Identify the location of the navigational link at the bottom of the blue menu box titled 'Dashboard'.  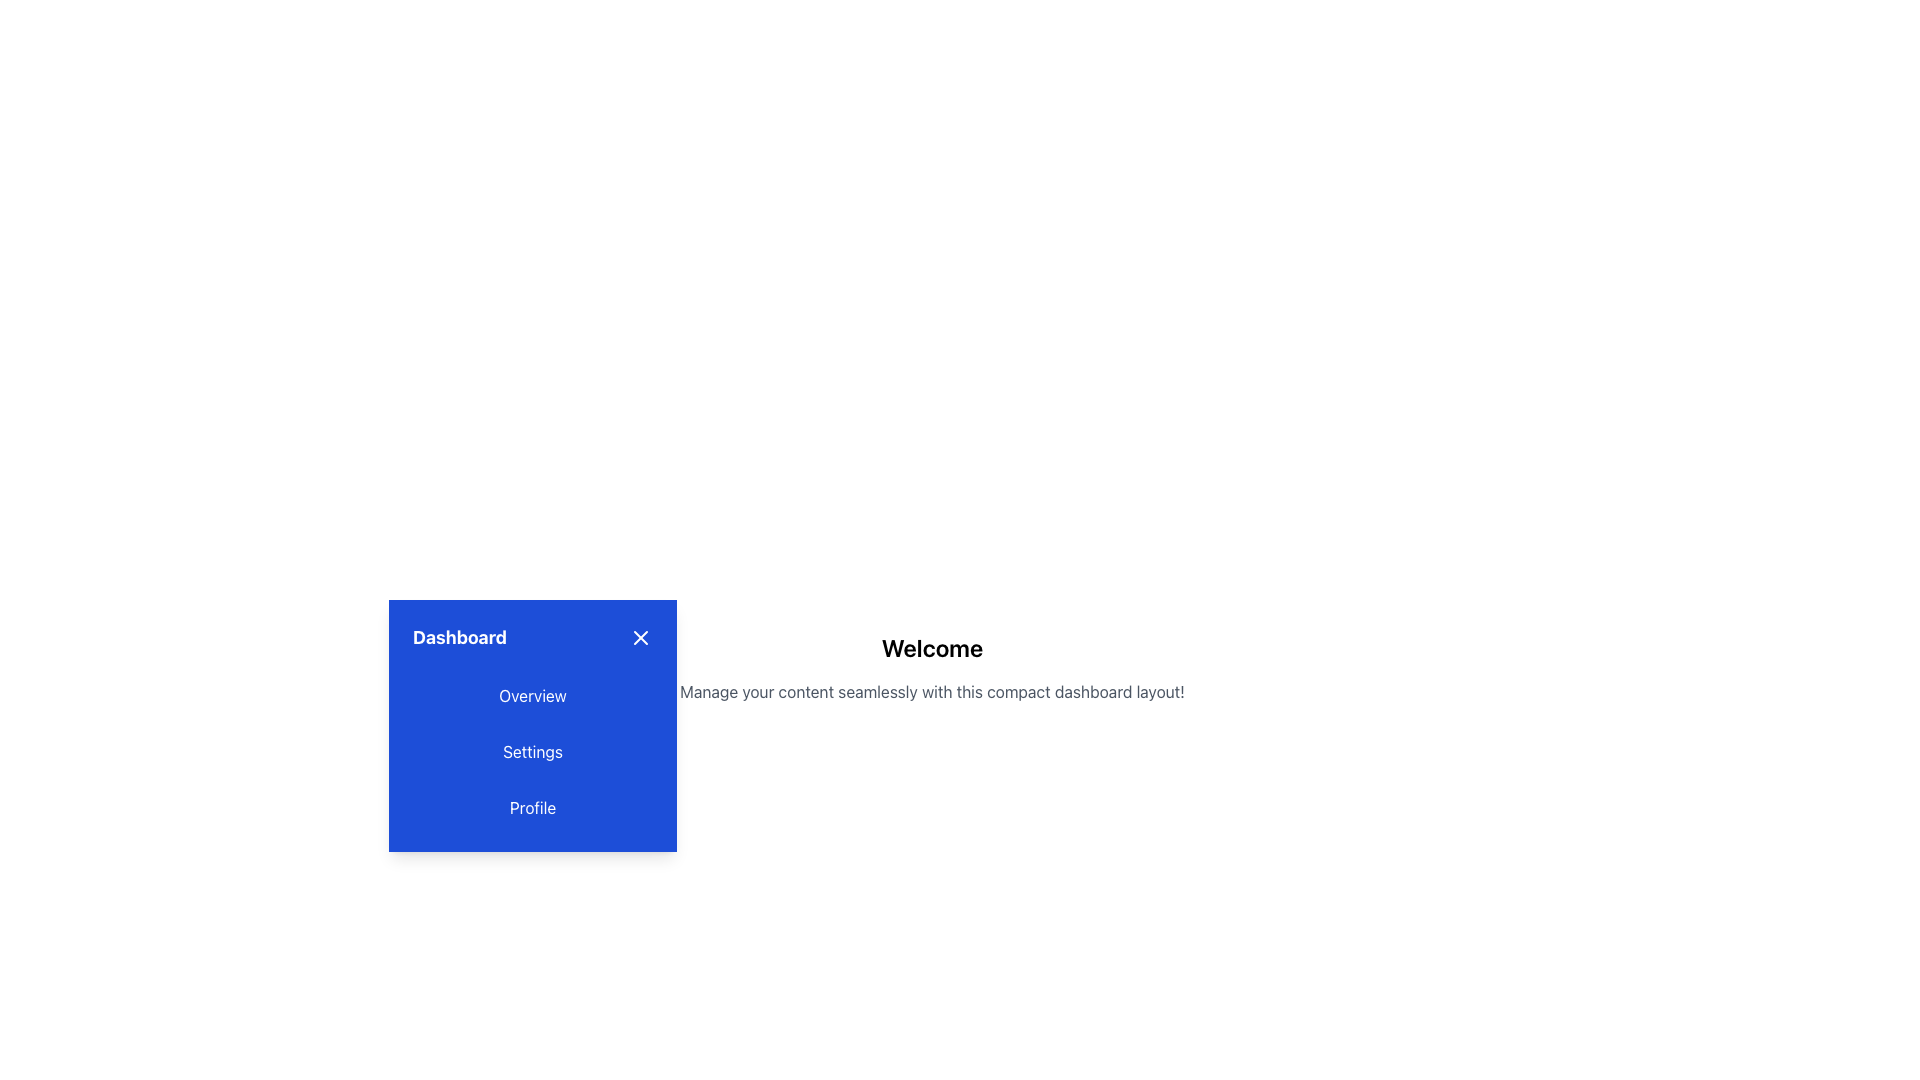
(532, 806).